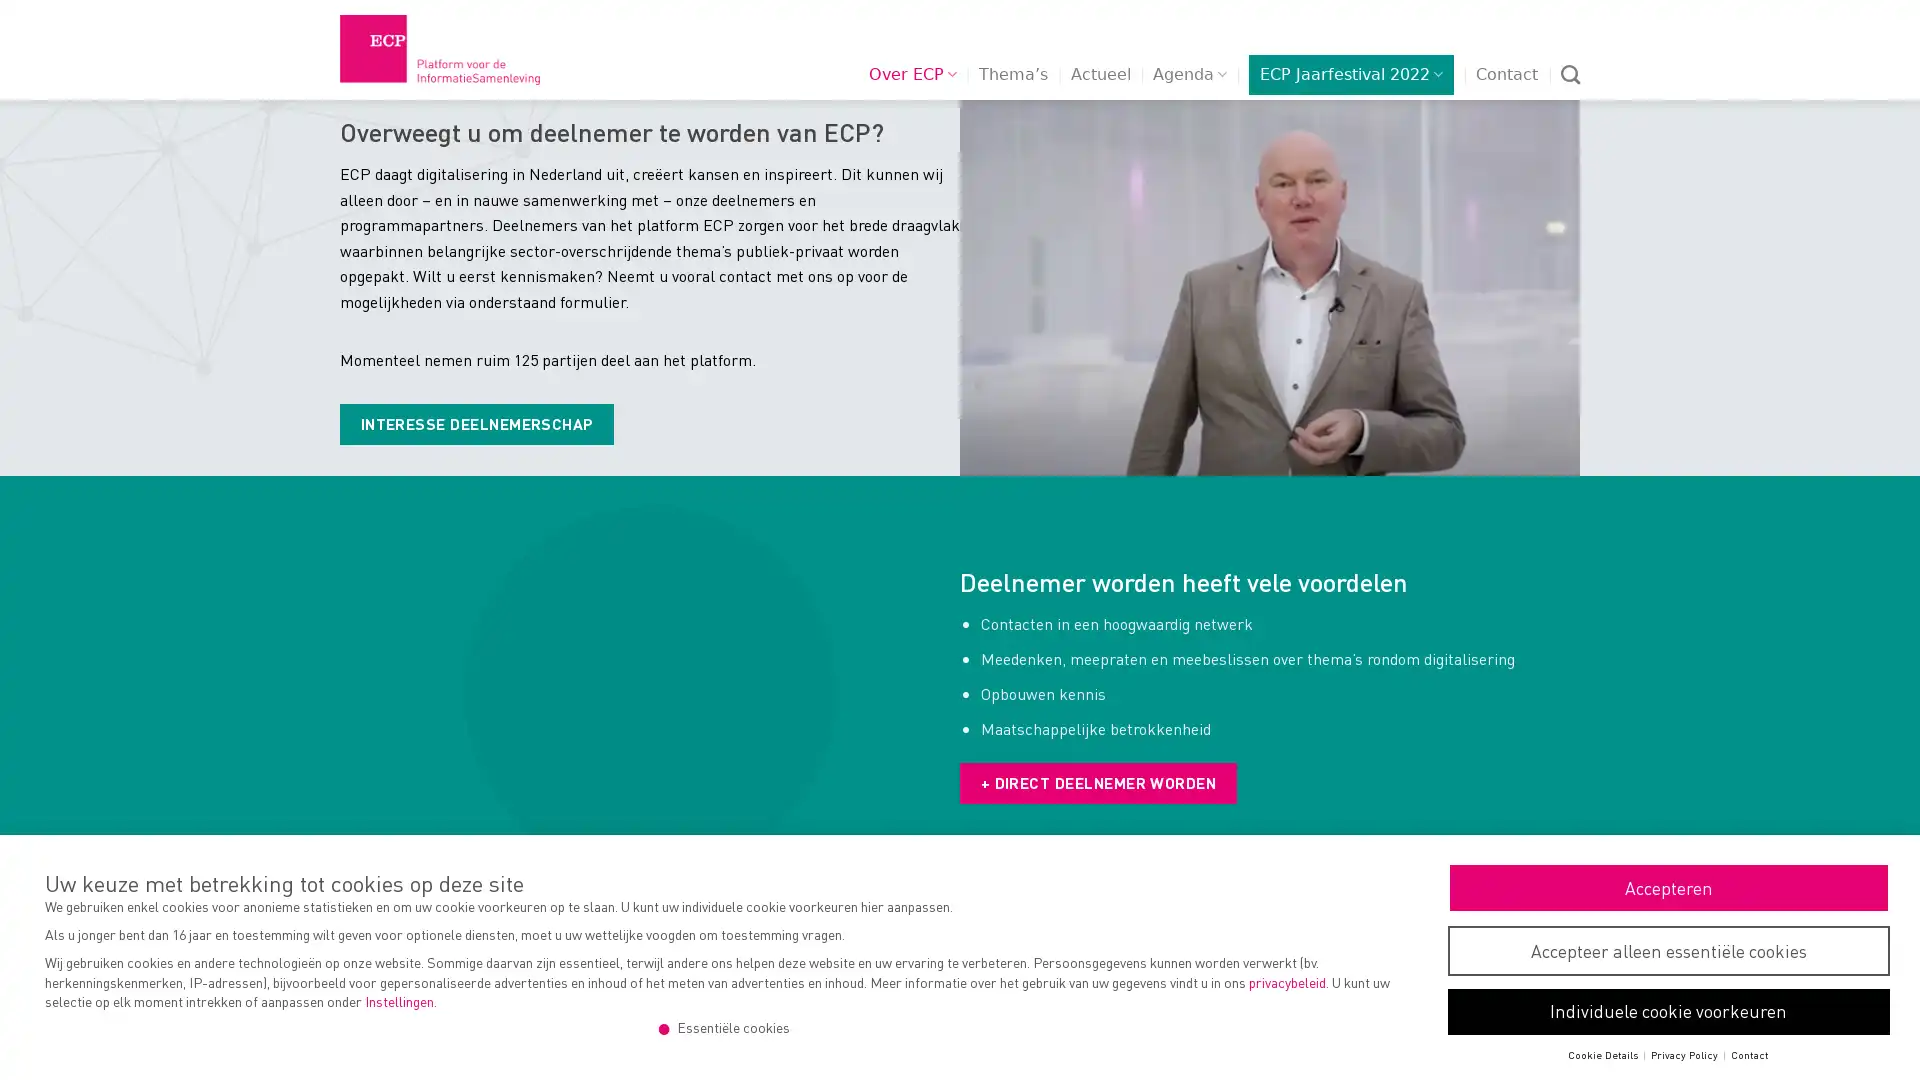 This screenshot has height=1080, width=1920. What do you see at coordinates (1668, 886) in the screenshot?
I see `Accepteren` at bounding box center [1668, 886].